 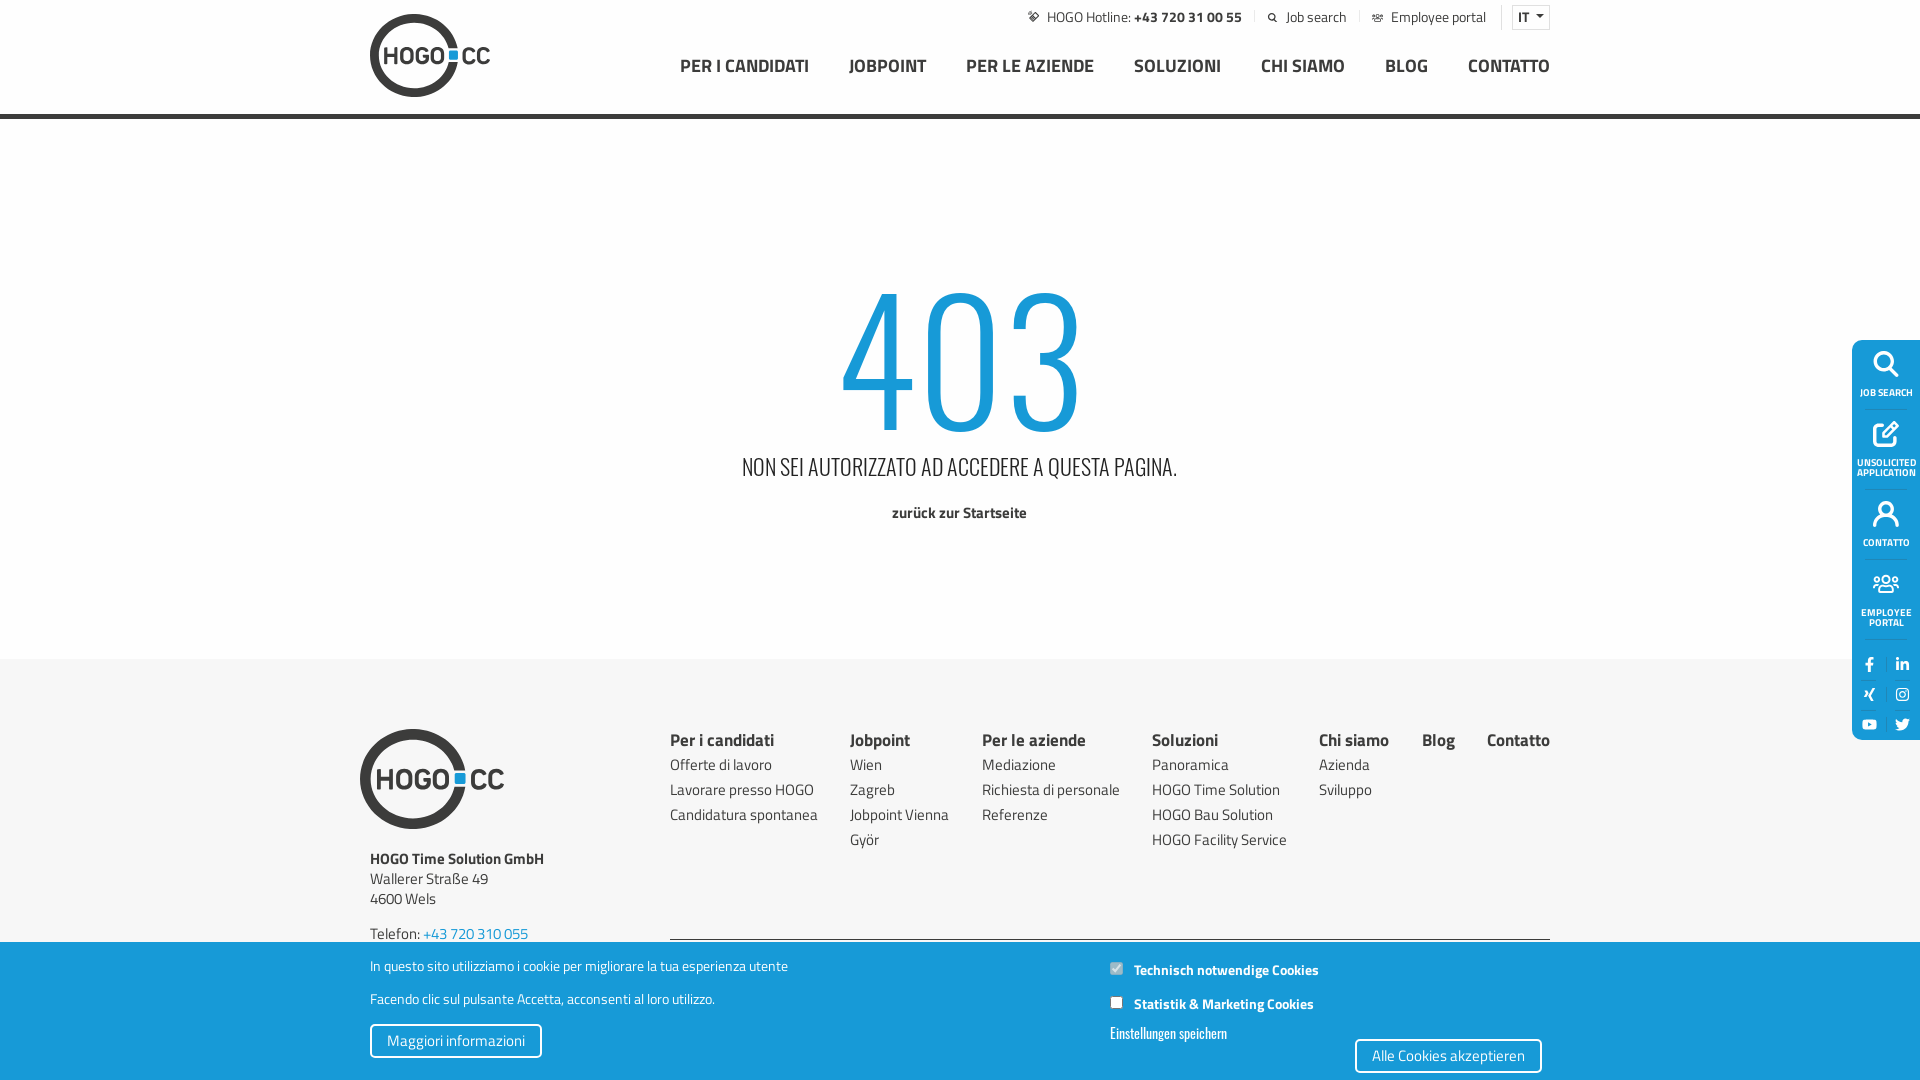 What do you see at coordinates (1448, 1054) in the screenshot?
I see `'Alle Cookies akzeptieren'` at bounding box center [1448, 1054].